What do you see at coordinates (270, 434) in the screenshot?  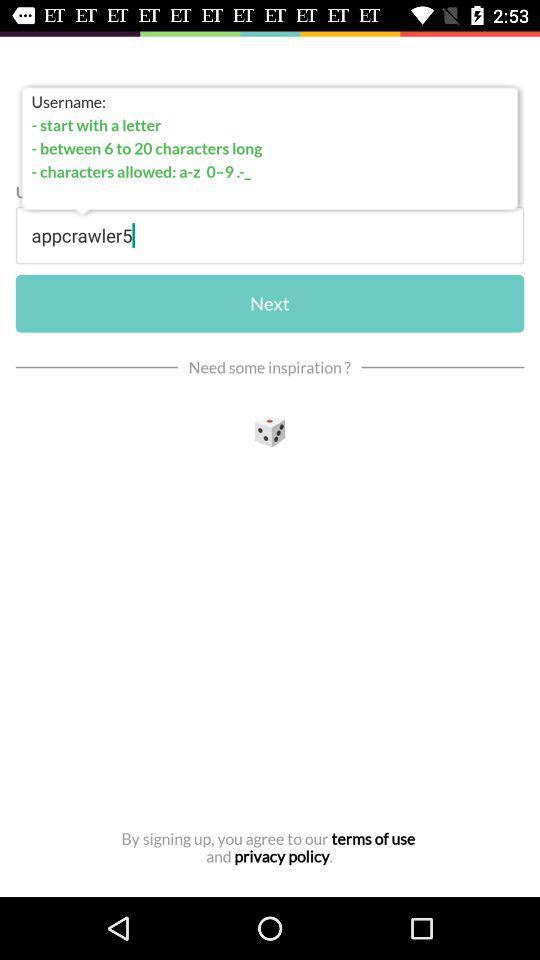 I see `the settings icon` at bounding box center [270, 434].